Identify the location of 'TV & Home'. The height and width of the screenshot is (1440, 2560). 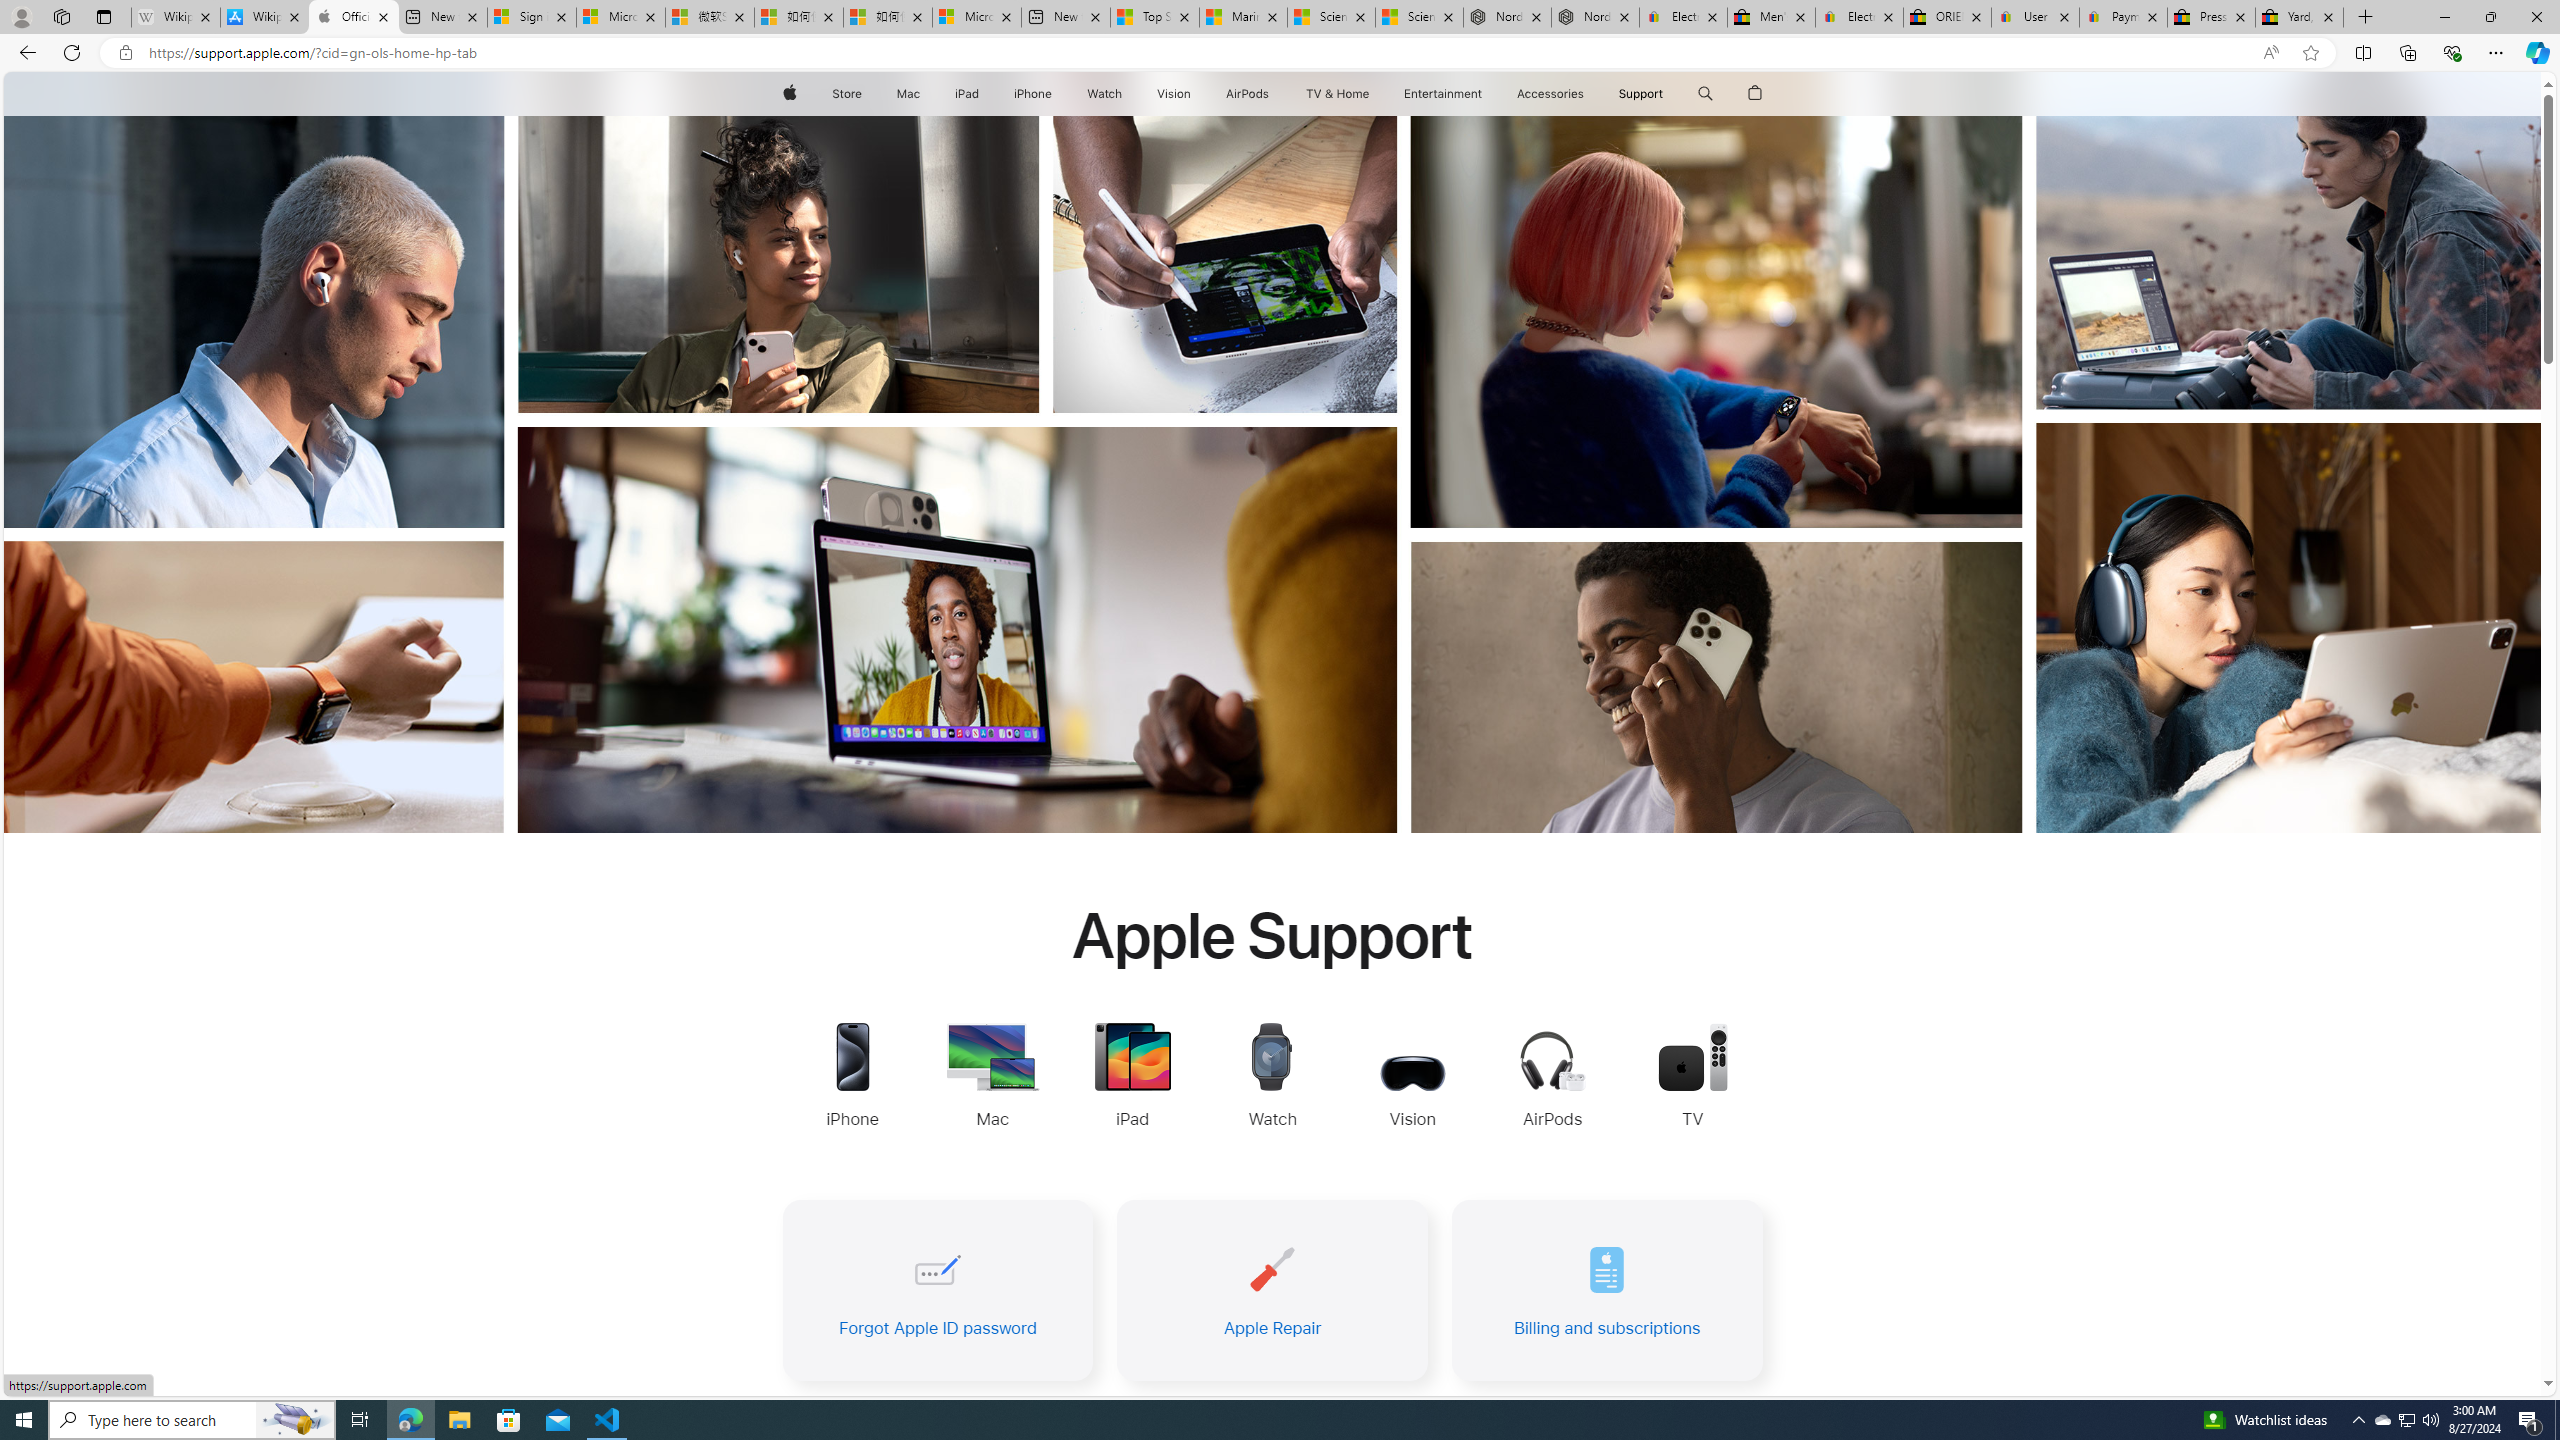
(1336, 93).